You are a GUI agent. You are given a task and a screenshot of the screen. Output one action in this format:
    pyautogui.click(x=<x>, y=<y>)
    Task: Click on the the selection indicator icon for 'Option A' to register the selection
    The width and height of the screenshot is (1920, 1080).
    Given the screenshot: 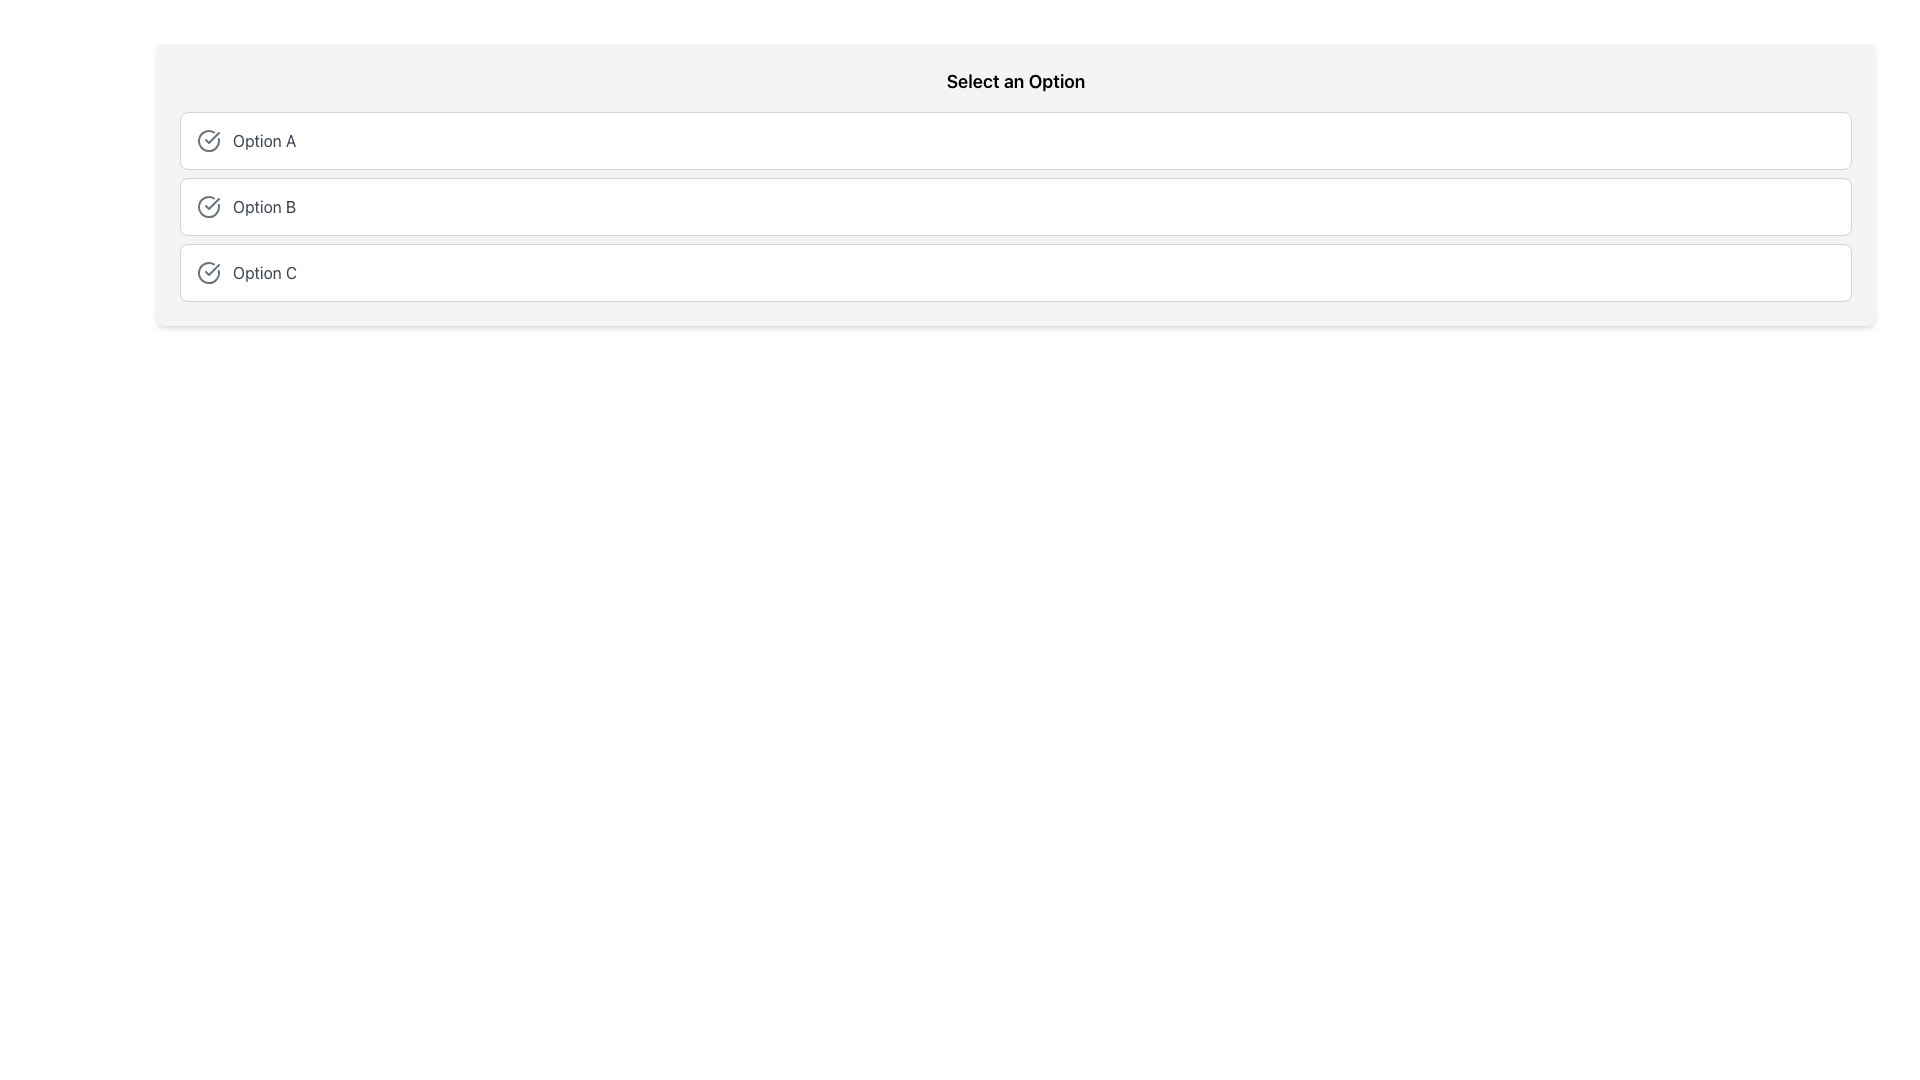 What is the action you would take?
    pyautogui.click(x=209, y=140)
    